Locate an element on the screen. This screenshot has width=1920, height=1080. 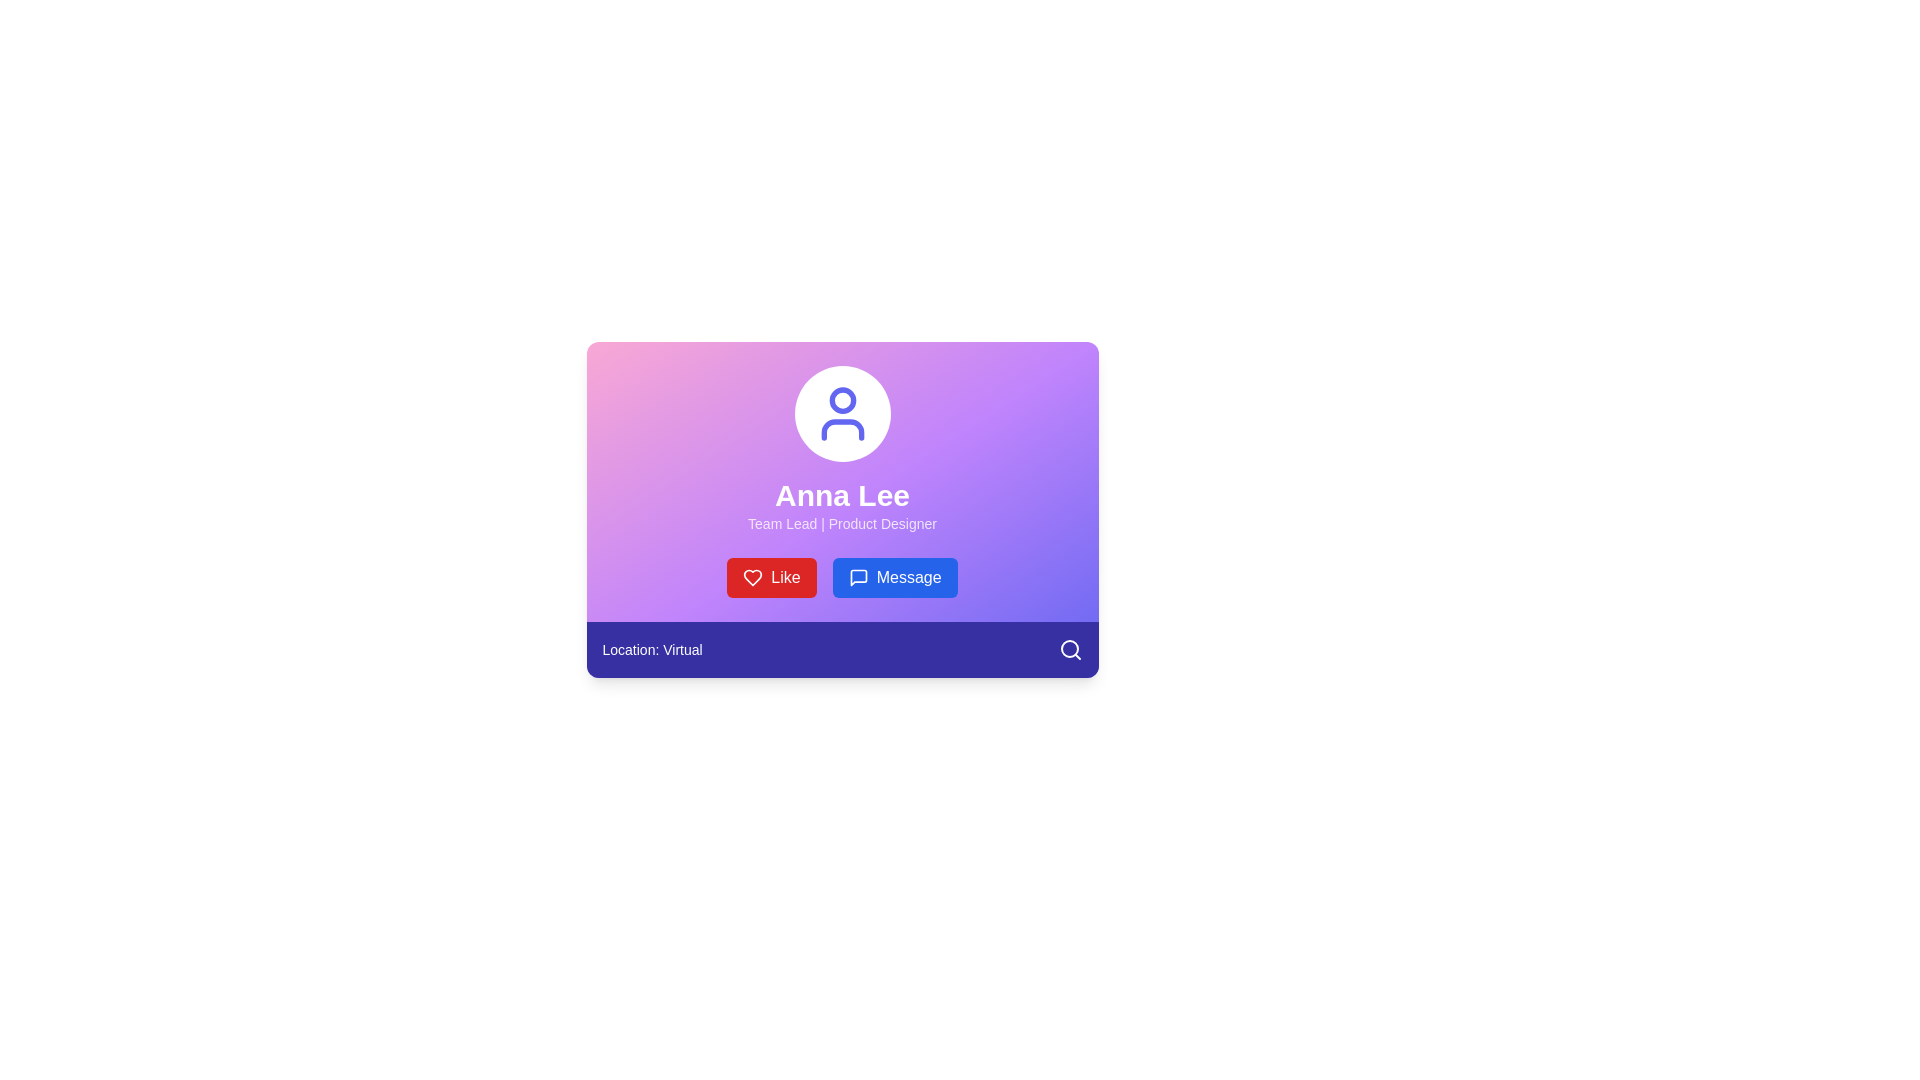
the speech bubble icon, which is a rounded square shape with a triangular tail, located inside the 'Message' button on the left side is located at coordinates (858, 578).